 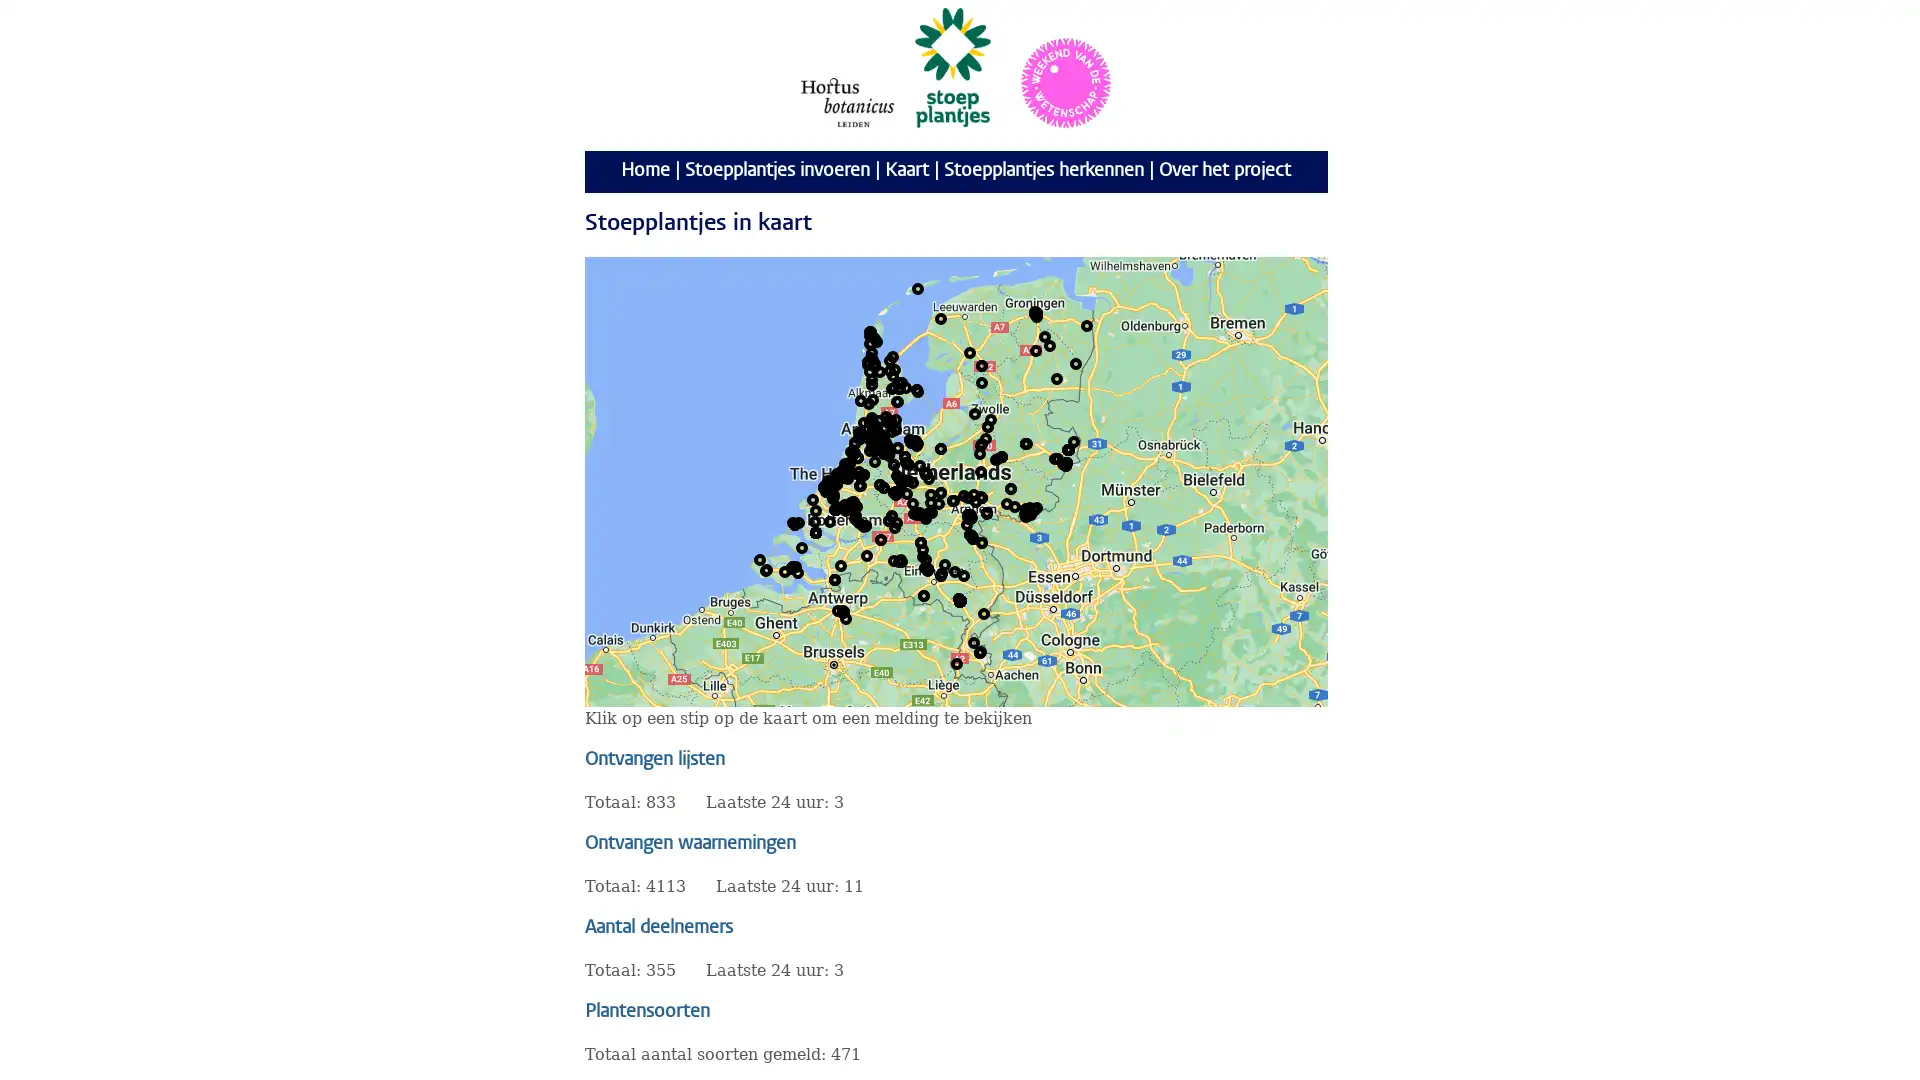 I want to click on Telling van op 24 mei 2022, so click(x=859, y=485).